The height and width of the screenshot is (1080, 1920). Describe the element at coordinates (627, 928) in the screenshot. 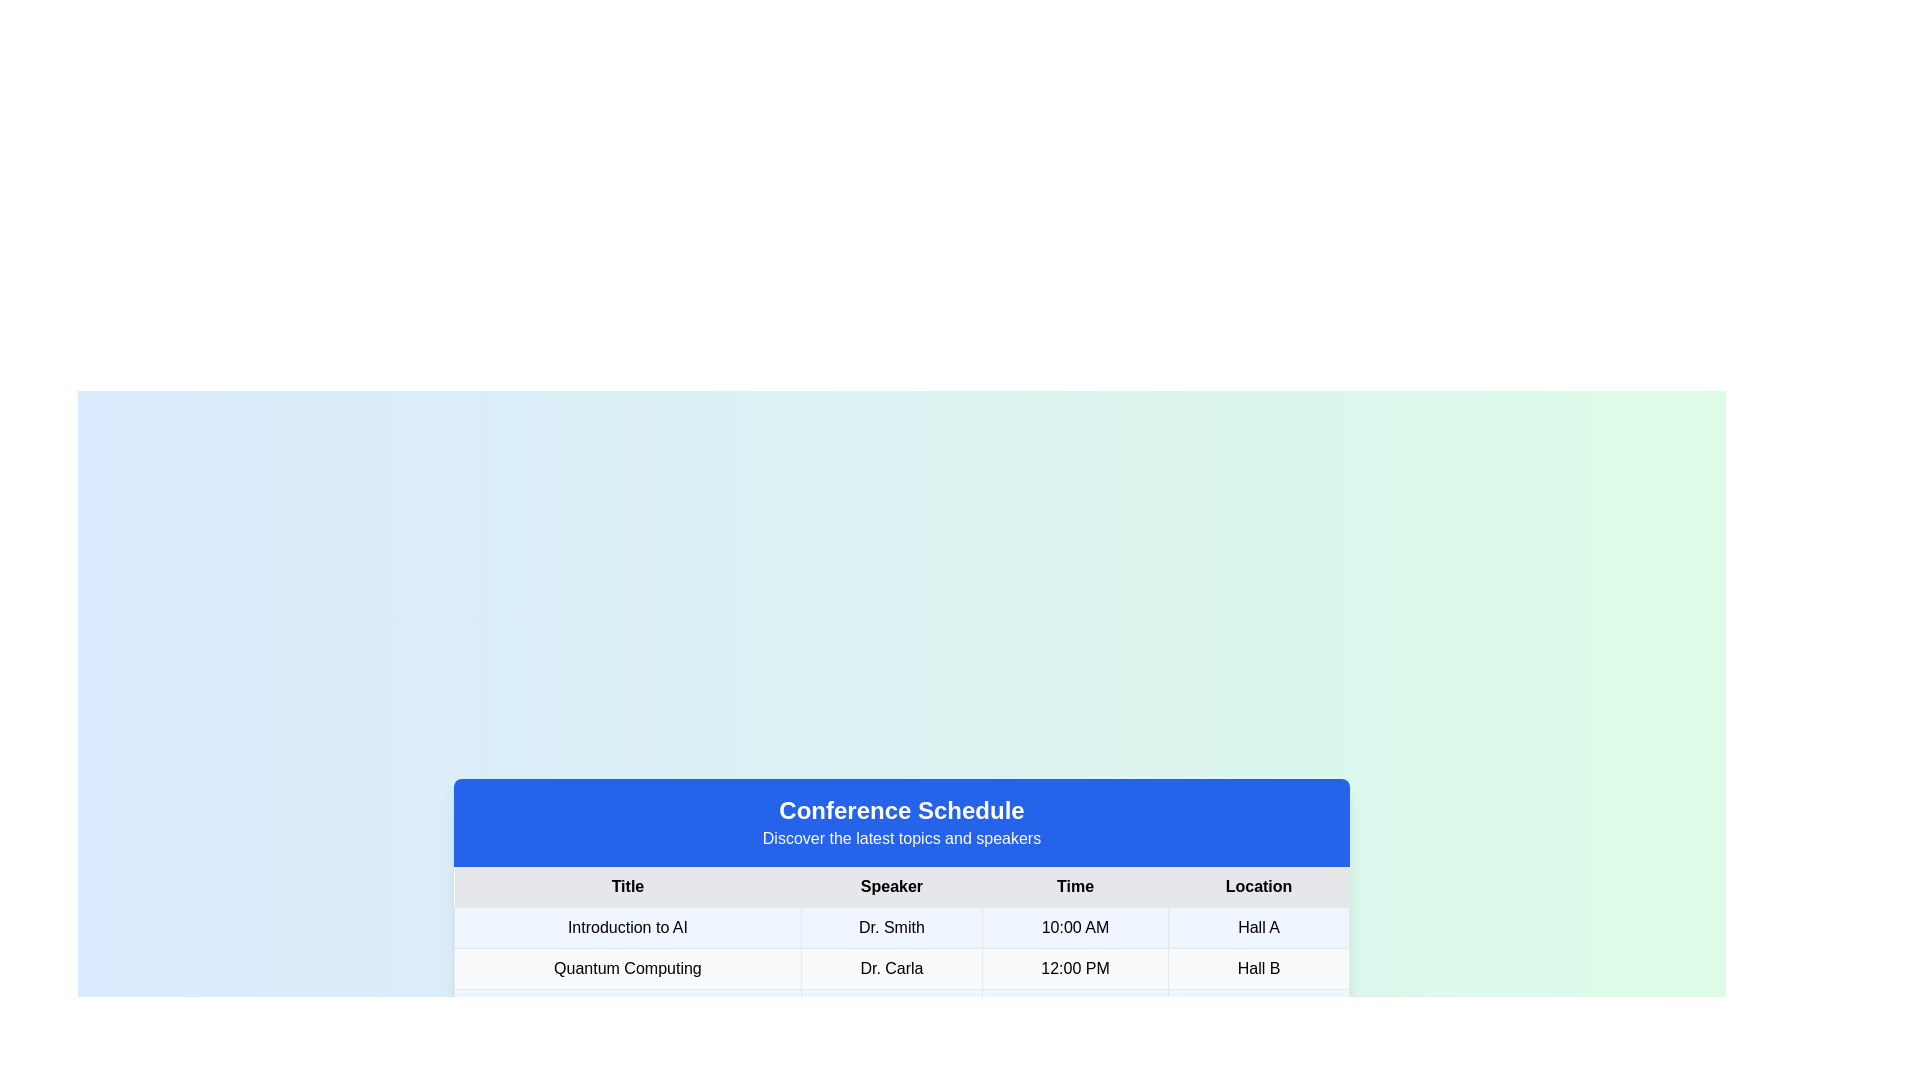

I see `the text label displaying 'Introduction to AI', which is styled with padding and a border, located in the first row of a table under the 'Title' column` at that location.